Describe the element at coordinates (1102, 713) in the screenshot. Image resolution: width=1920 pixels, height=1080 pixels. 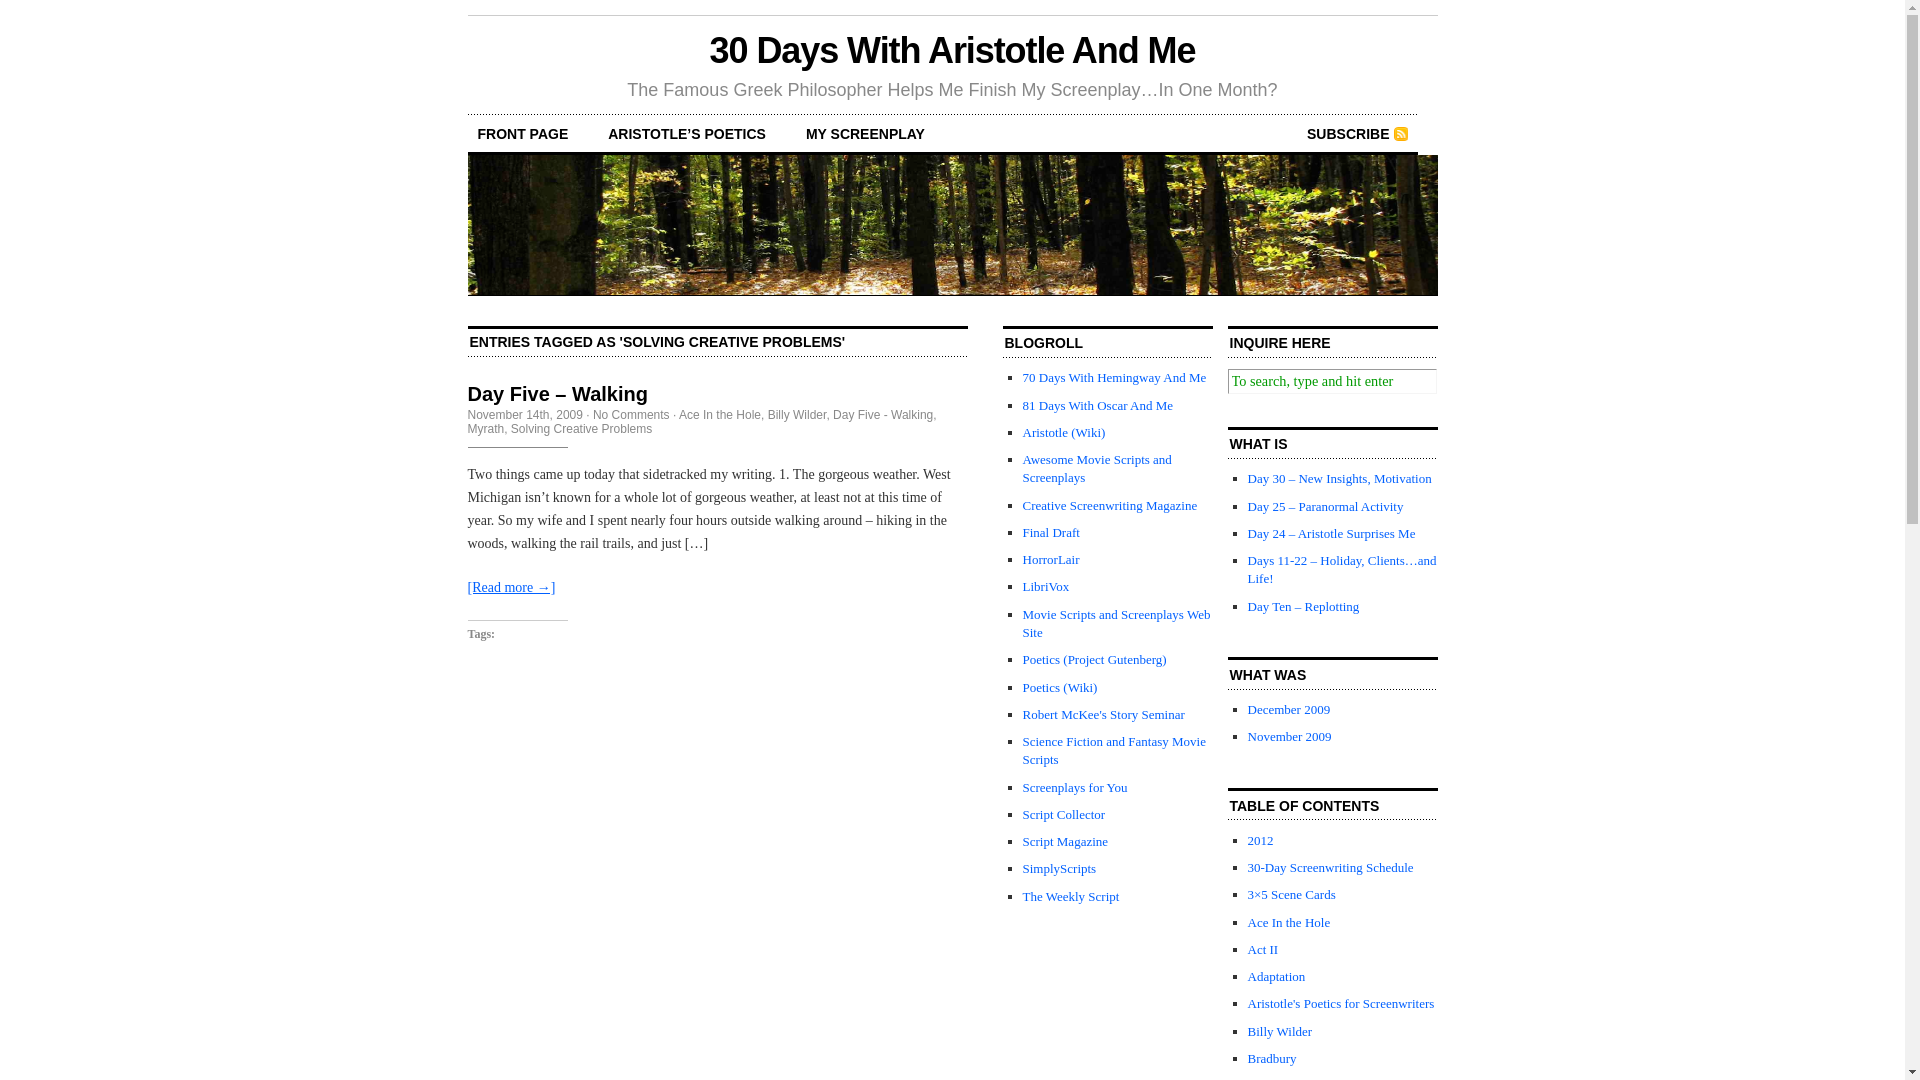
I see `'Robert McKee's Story Seminar'` at that location.